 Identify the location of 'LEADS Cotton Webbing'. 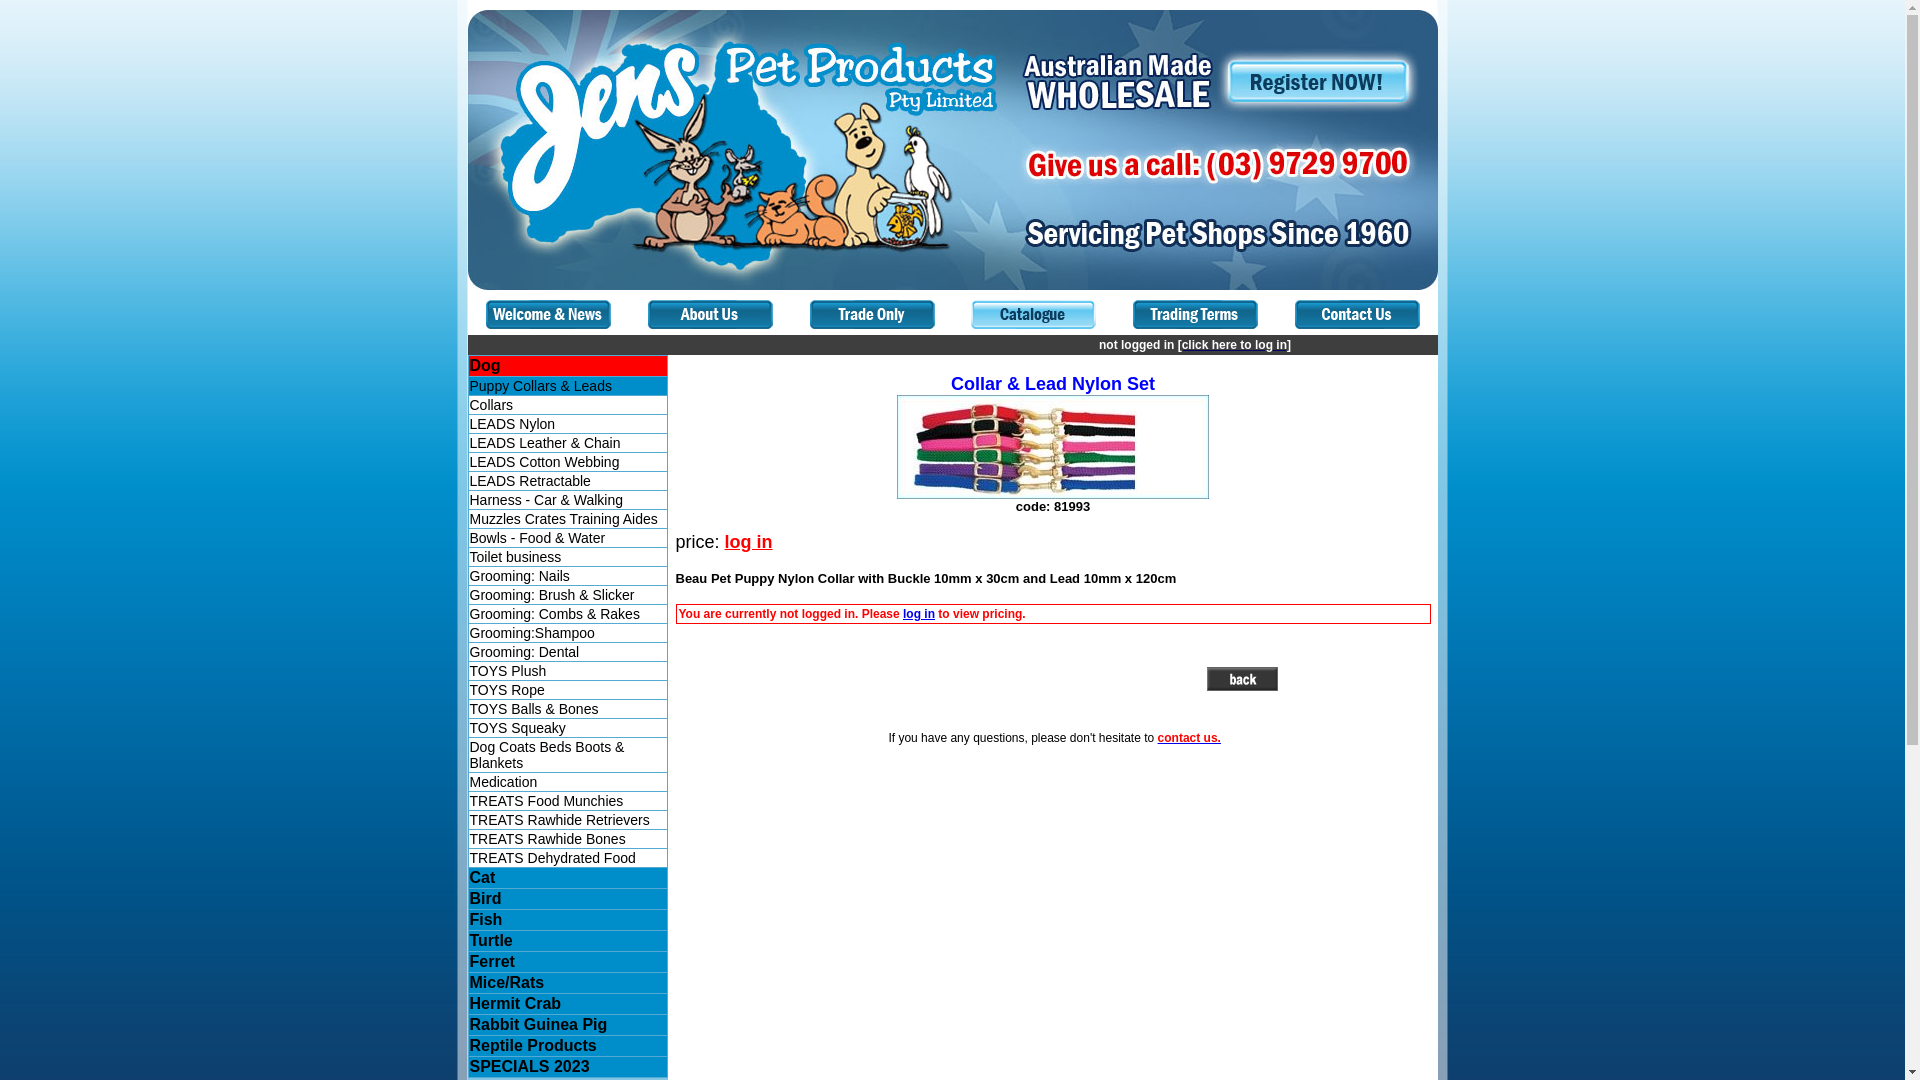
(565, 462).